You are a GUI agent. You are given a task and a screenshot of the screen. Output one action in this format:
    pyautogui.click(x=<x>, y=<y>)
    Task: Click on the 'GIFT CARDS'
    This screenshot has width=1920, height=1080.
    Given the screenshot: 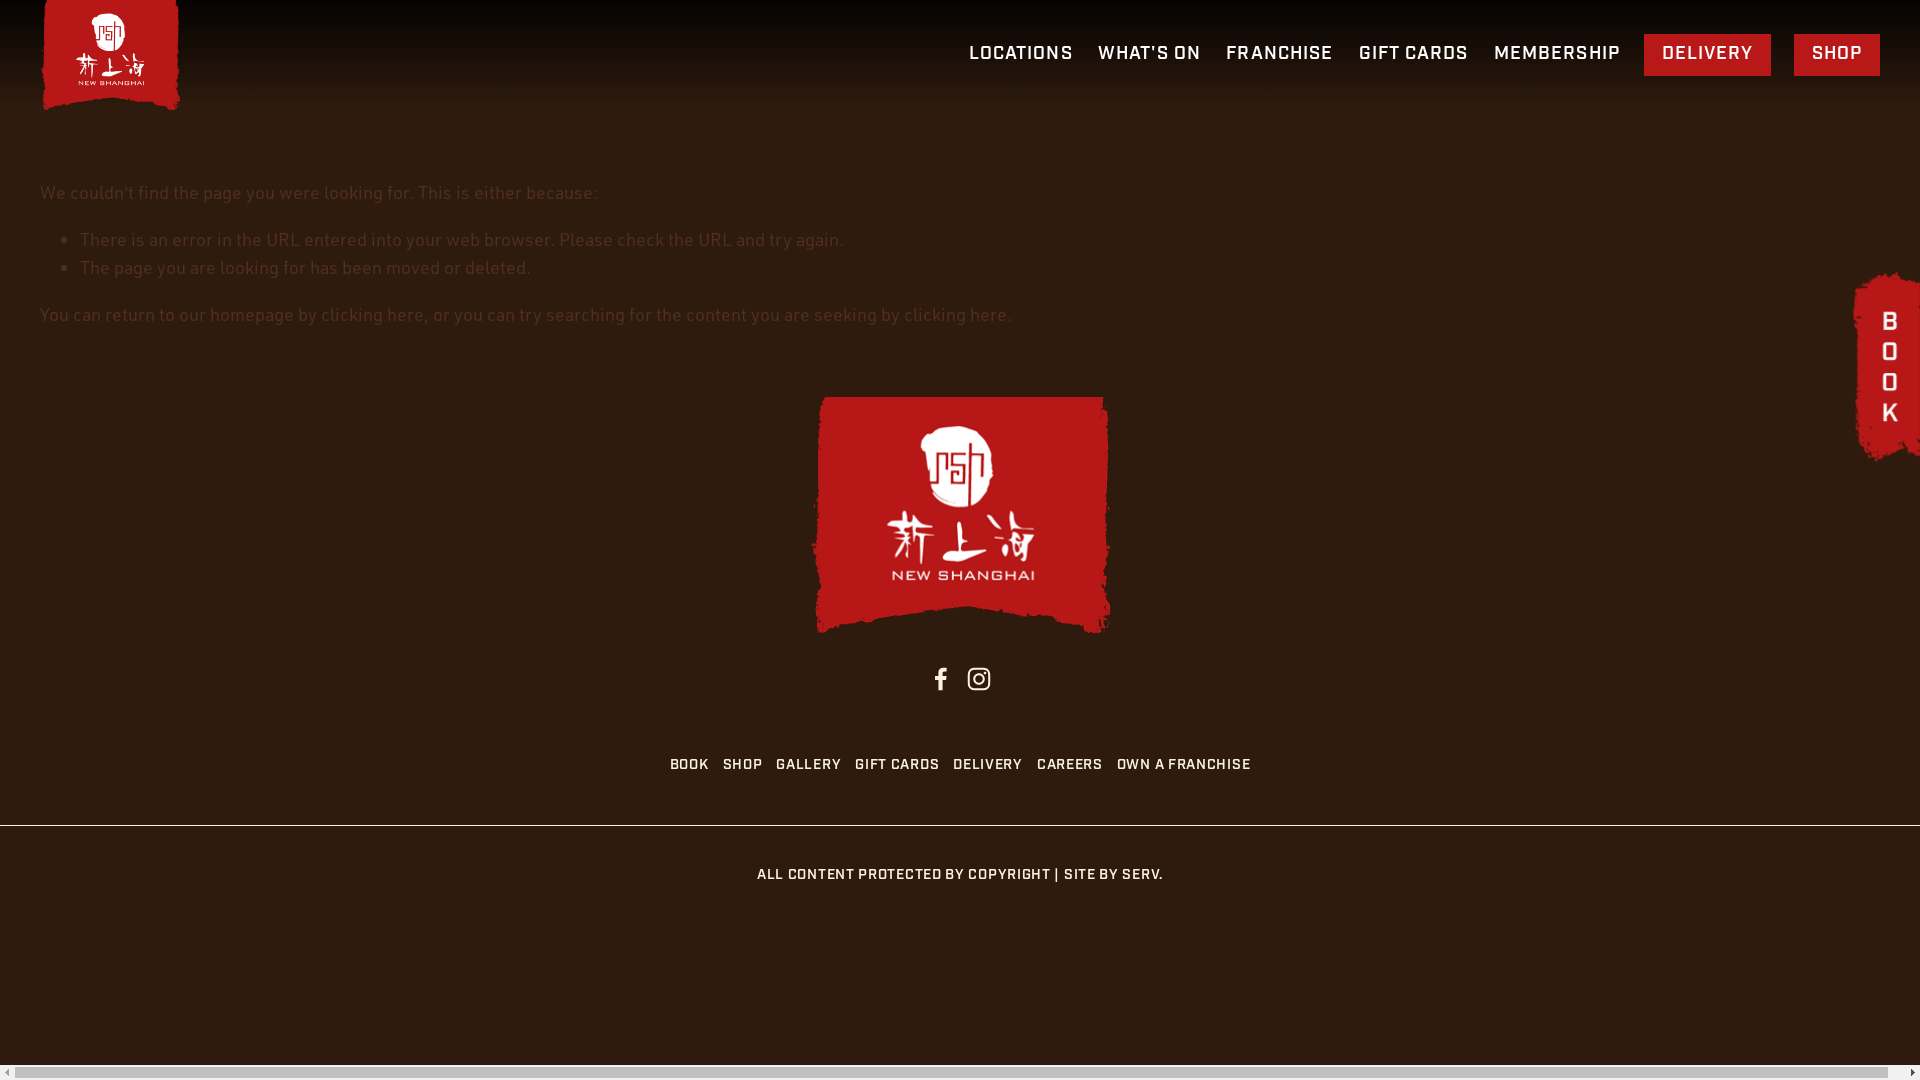 What is the action you would take?
    pyautogui.click(x=902, y=765)
    